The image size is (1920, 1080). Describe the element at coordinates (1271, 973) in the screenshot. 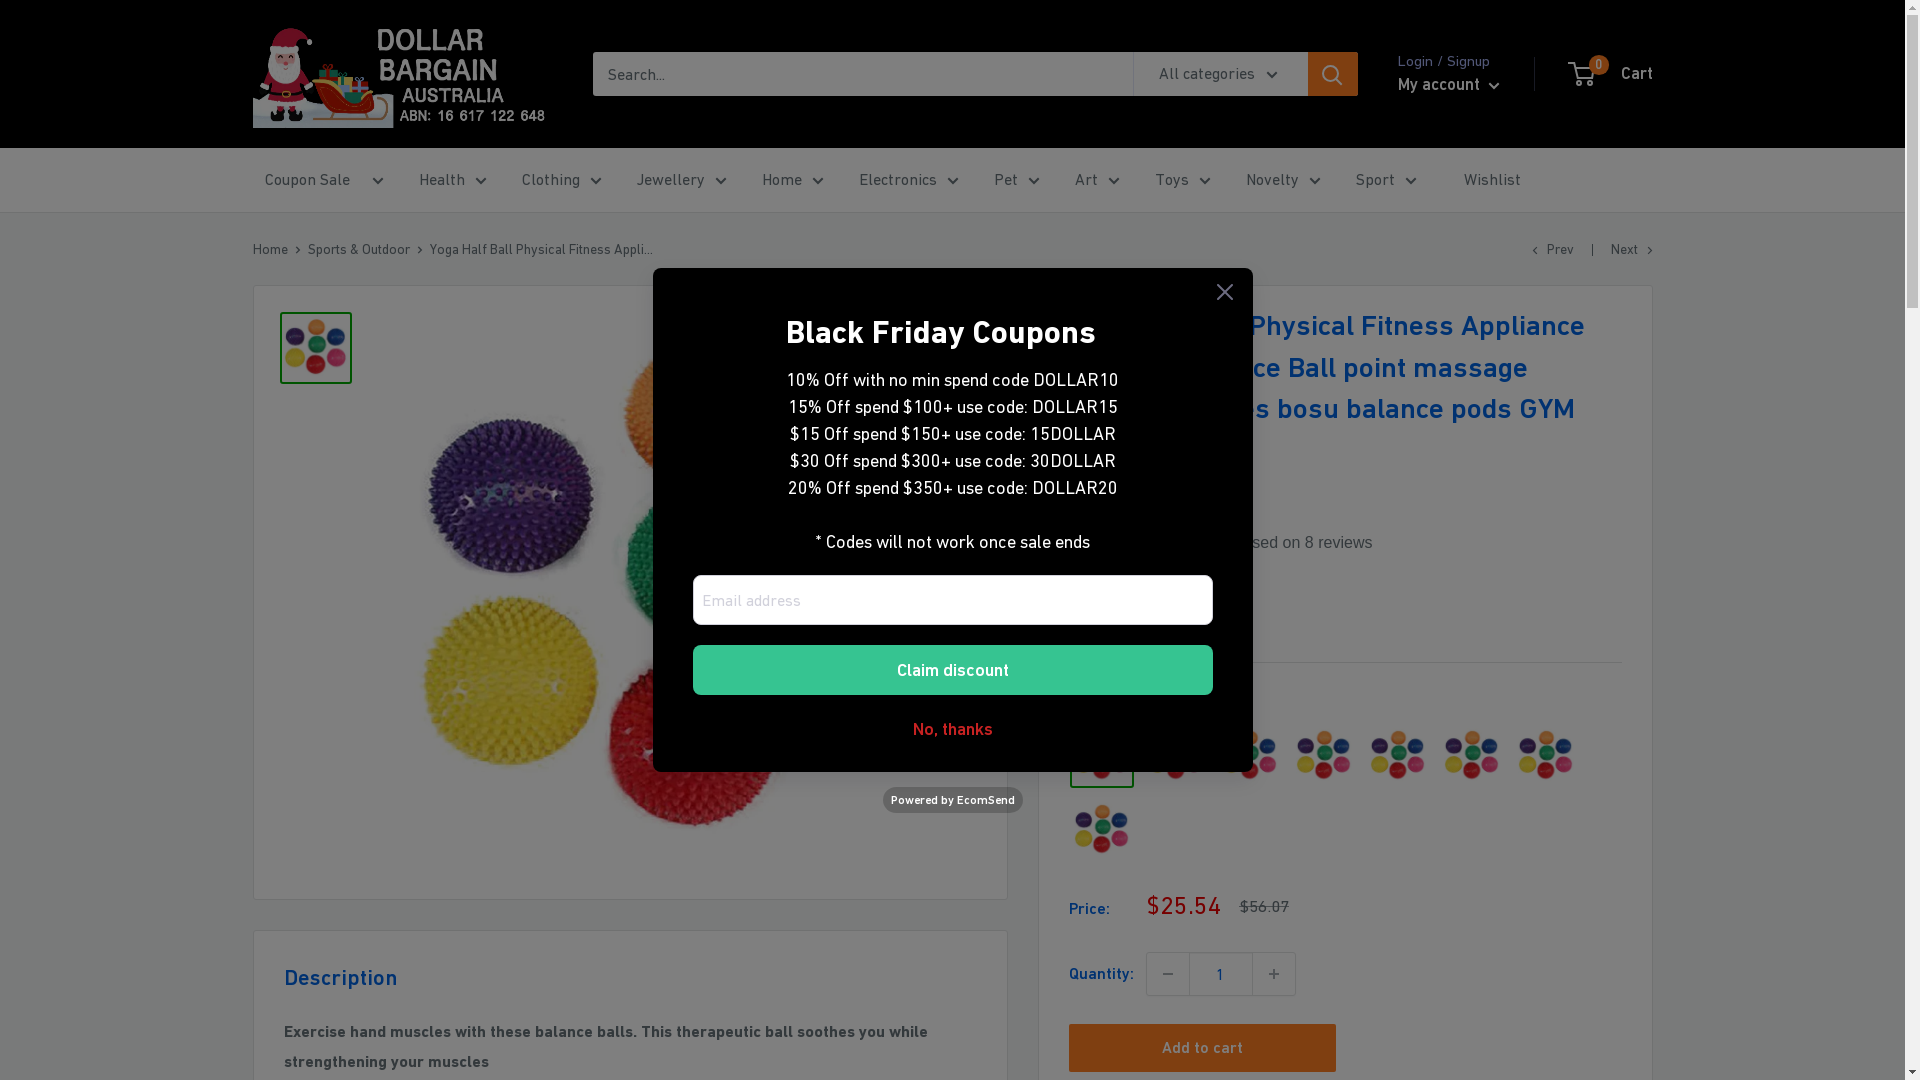

I see `'Increase quantity by 1'` at that location.